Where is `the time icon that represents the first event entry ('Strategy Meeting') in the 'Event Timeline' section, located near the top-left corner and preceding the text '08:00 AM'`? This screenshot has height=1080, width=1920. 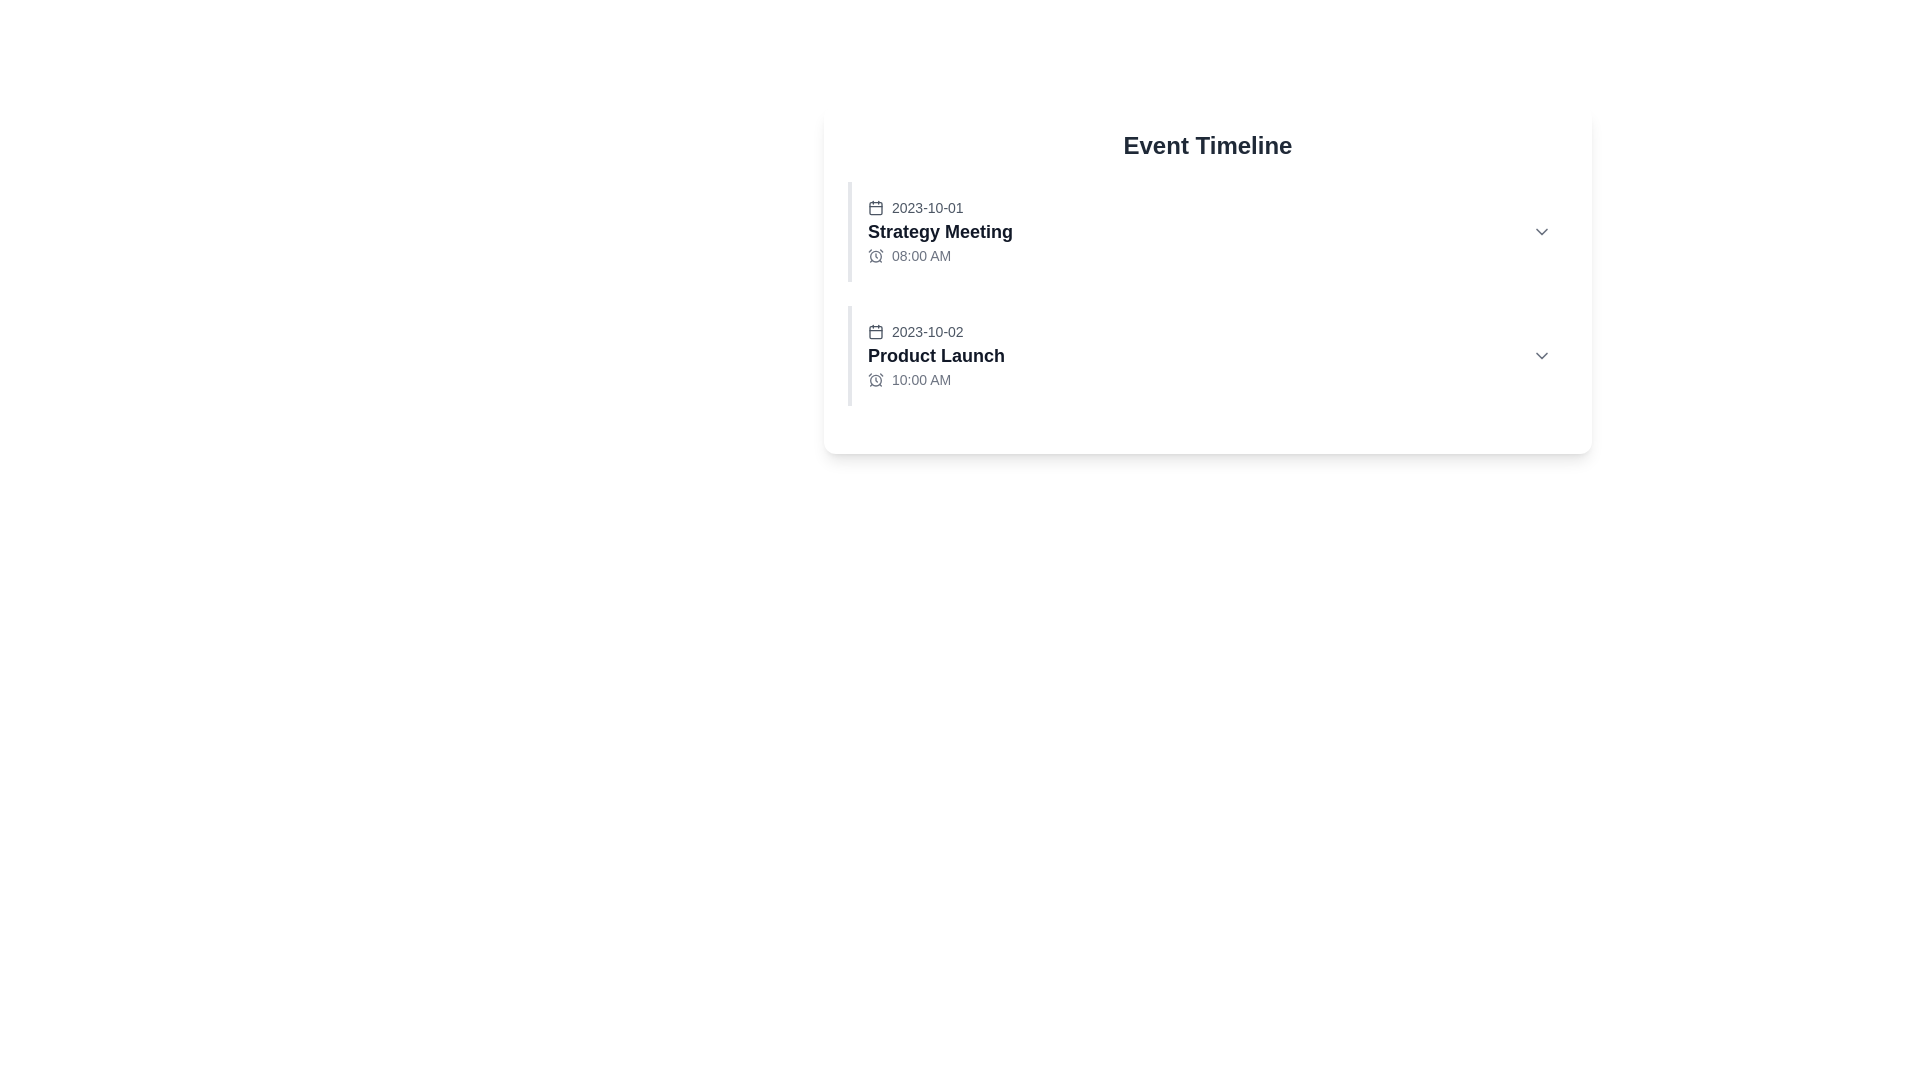
the time icon that represents the first event entry ('Strategy Meeting') in the 'Event Timeline' section, located near the top-left corner and preceding the text '08:00 AM' is located at coordinates (875, 254).